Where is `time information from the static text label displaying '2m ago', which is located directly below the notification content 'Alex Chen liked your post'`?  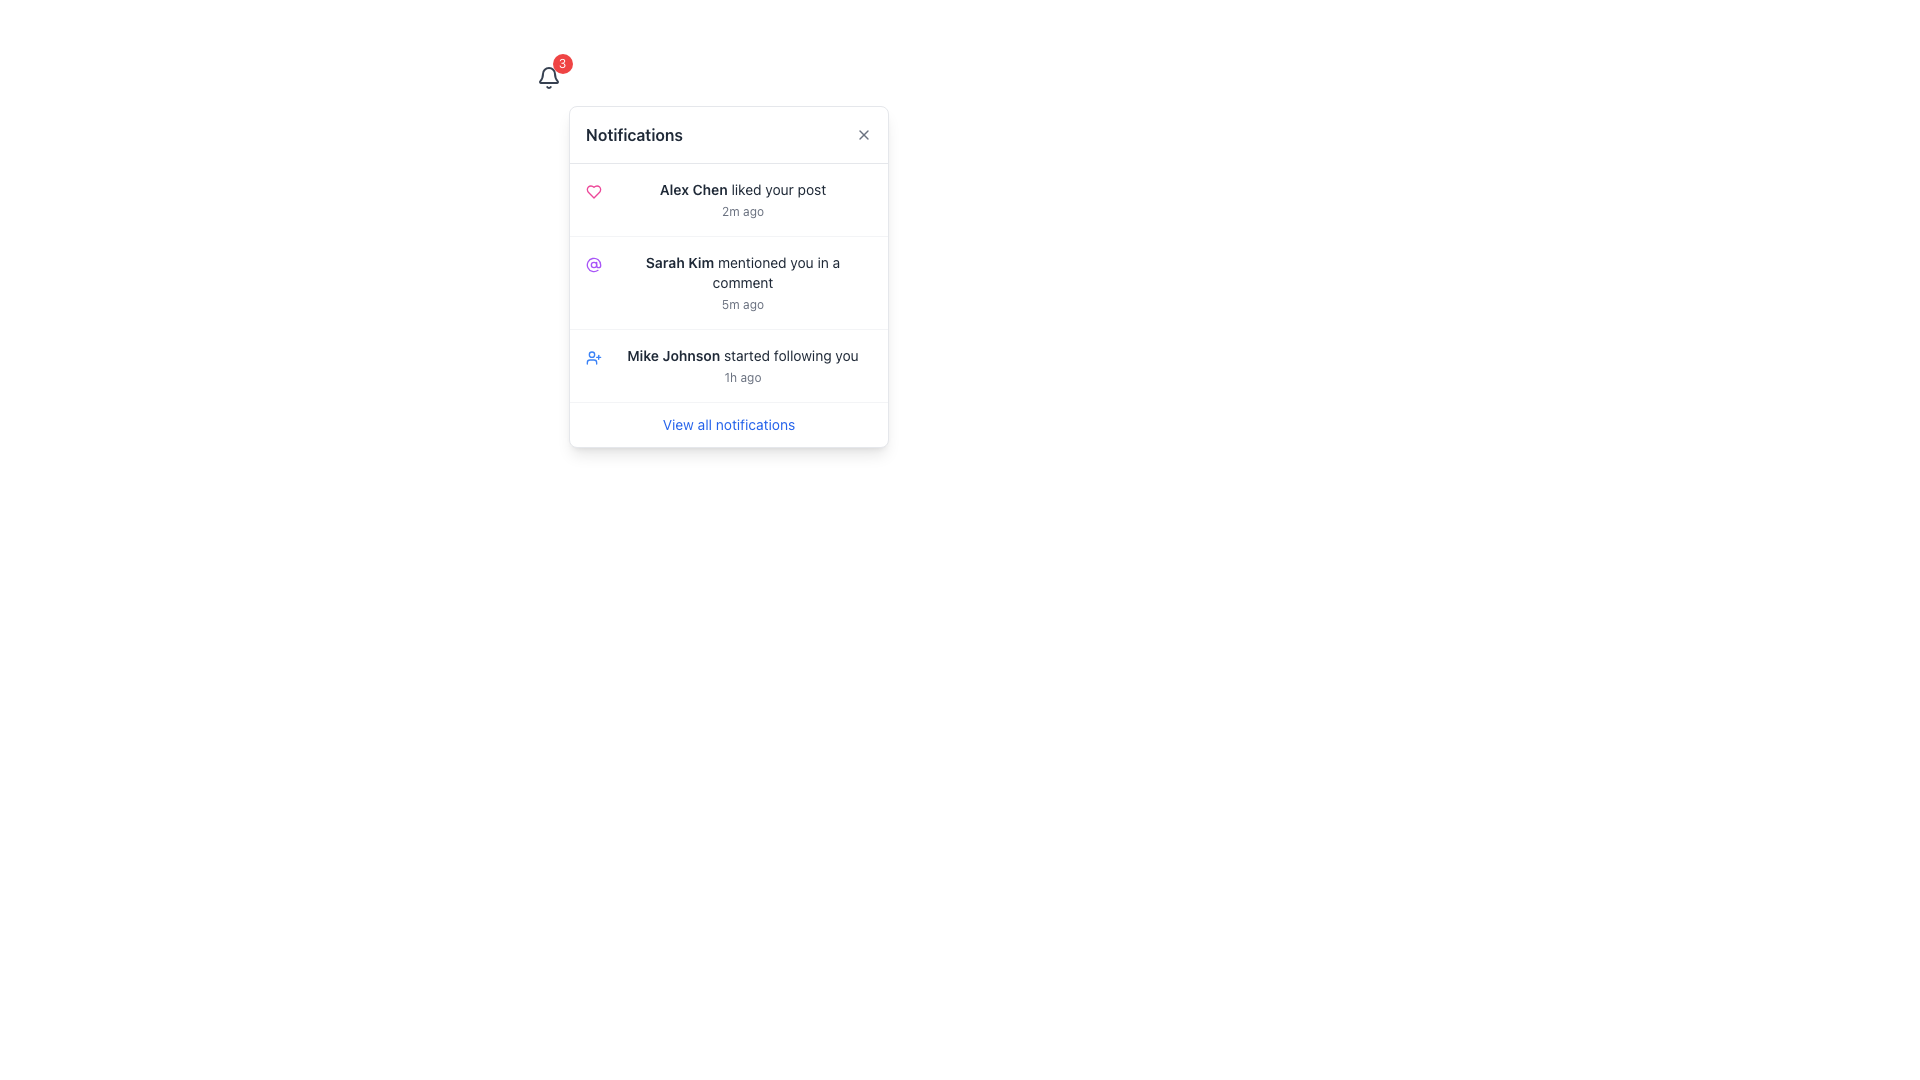 time information from the static text label displaying '2m ago', which is located directly below the notification content 'Alex Chen liked your post' is located at coordinates (742, 212).